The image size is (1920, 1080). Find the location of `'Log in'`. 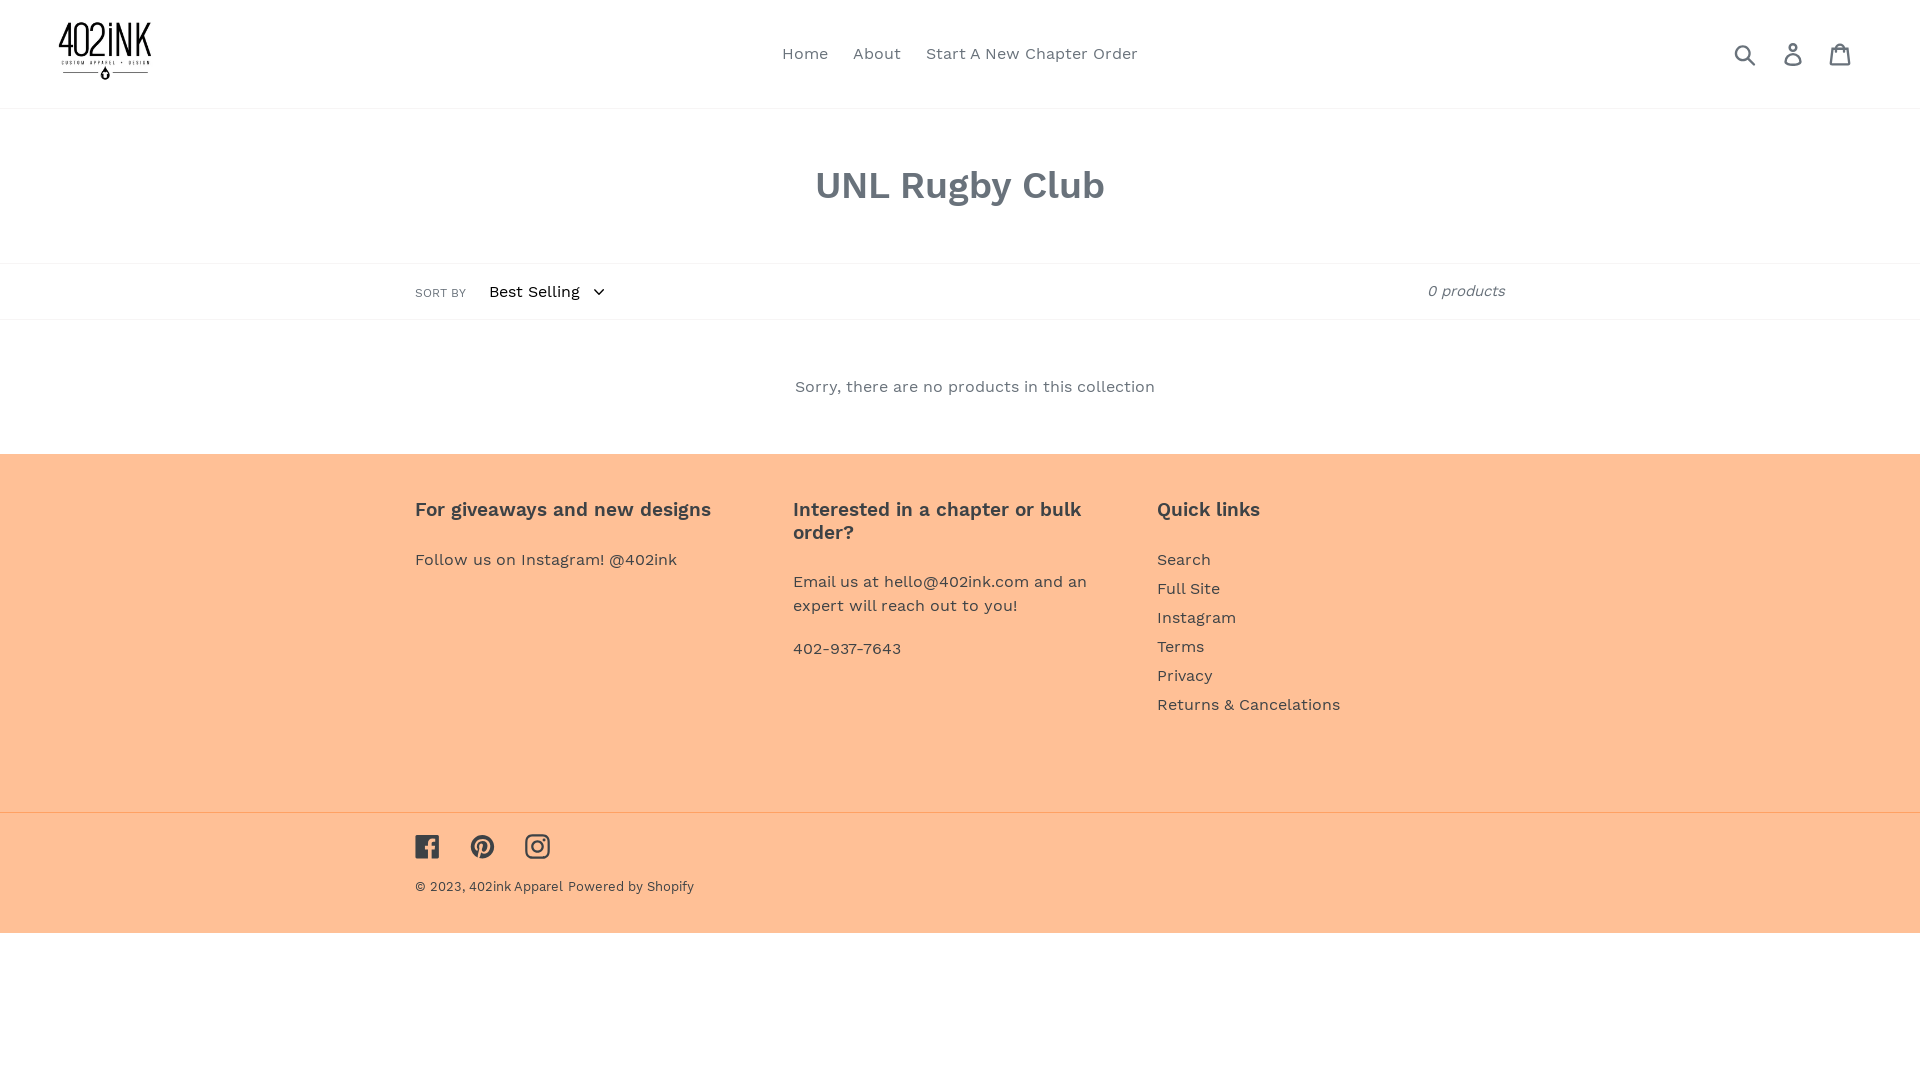

'Log in' is located at coordinates (1794, 53).